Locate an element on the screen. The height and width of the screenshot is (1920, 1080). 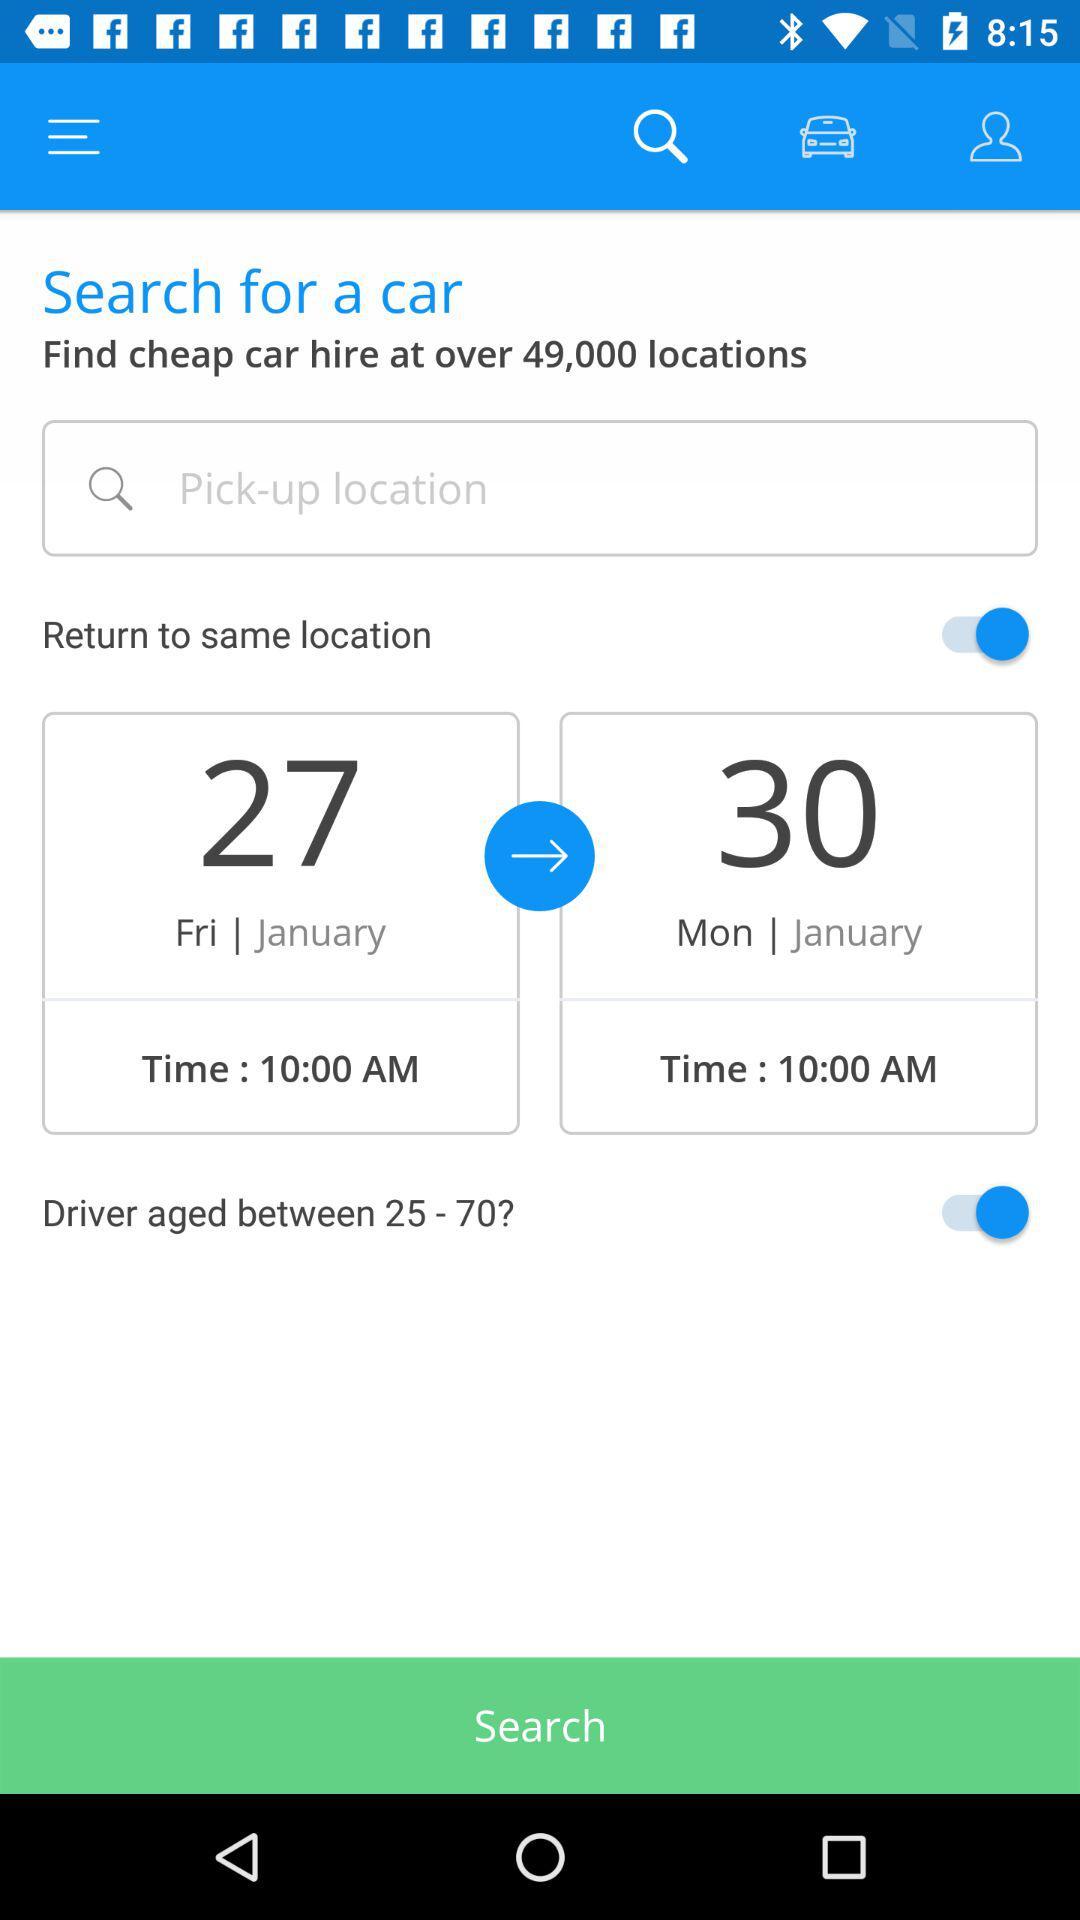
driver age confirmation is located at coordinates (938, 1211).